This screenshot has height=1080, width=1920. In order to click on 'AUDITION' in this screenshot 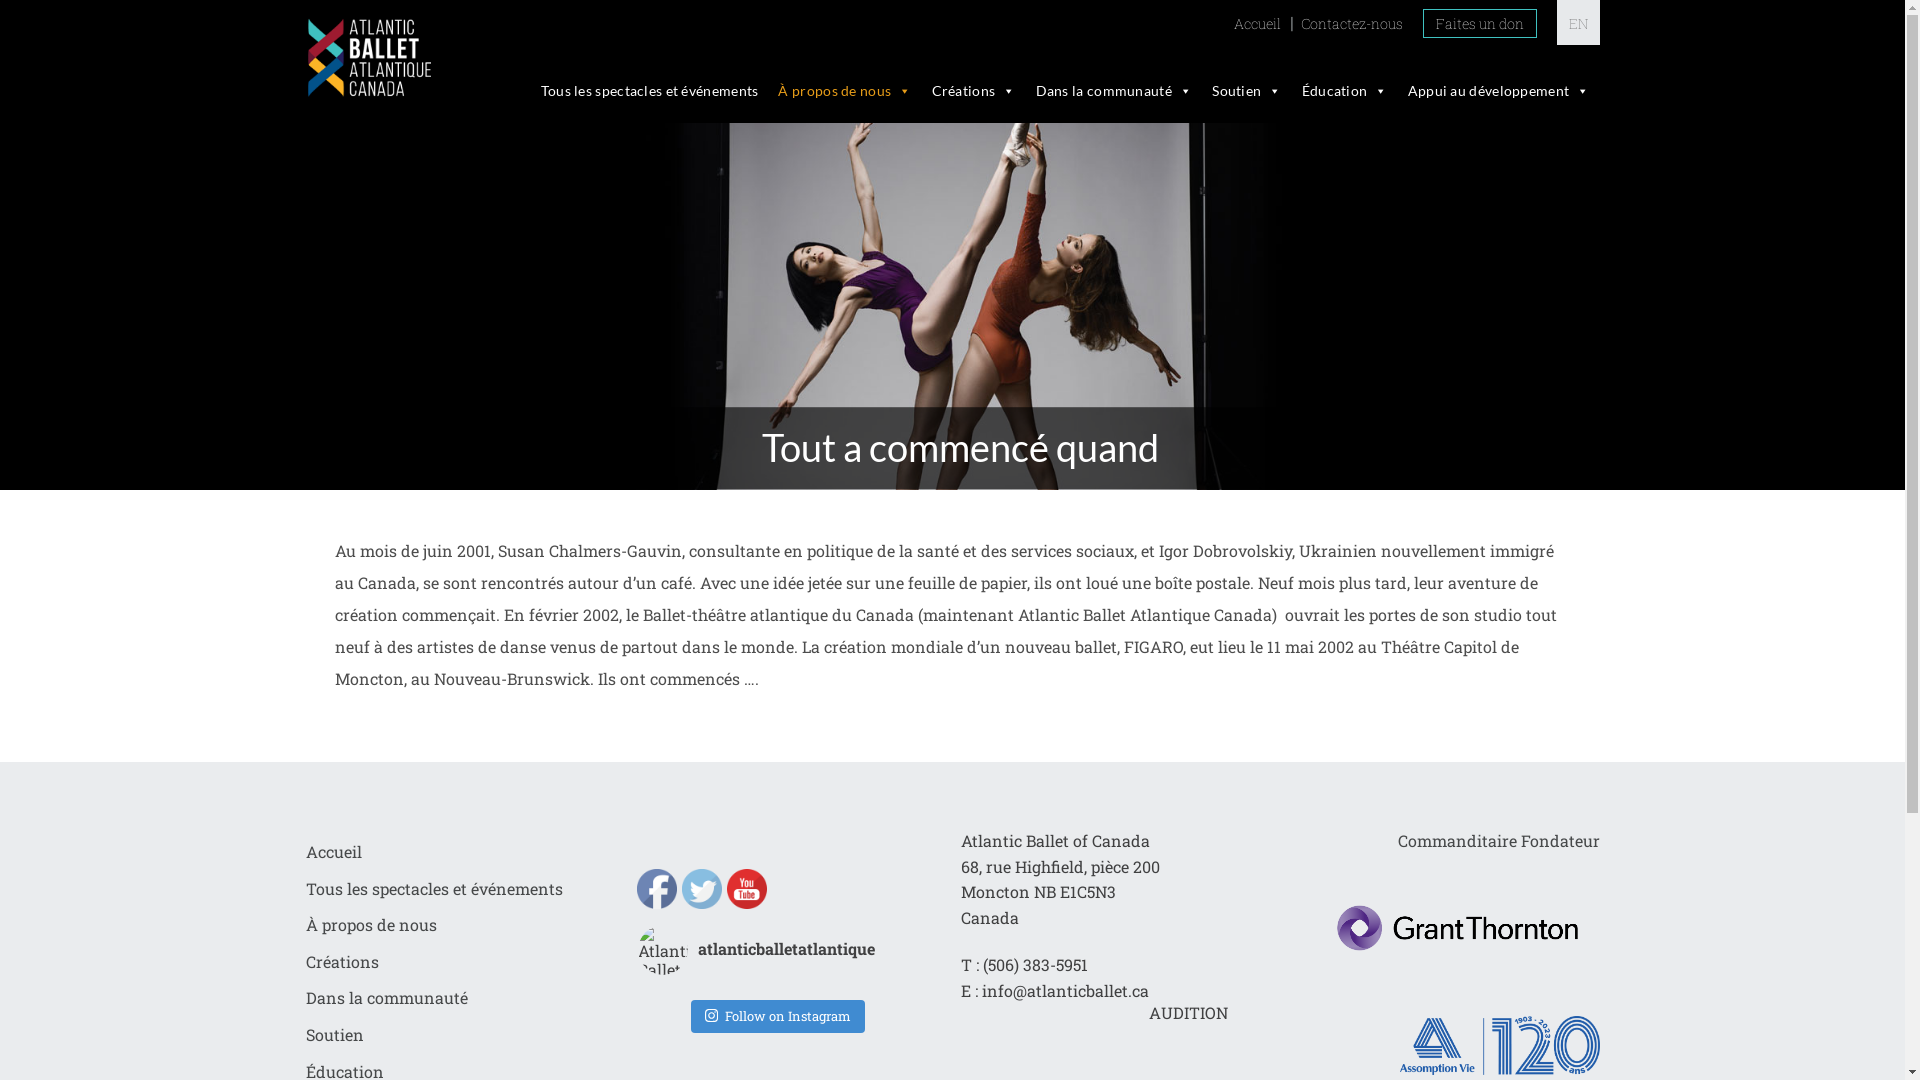, I will do `click(1188, 1013)`.